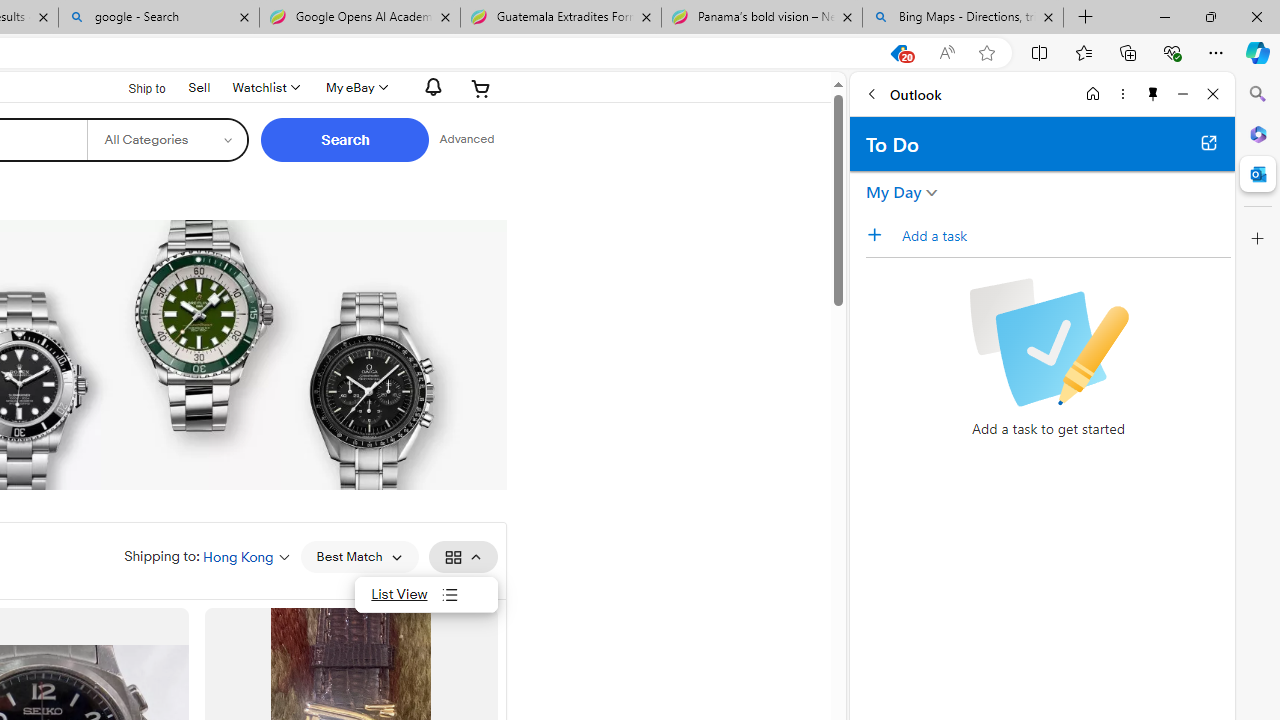 The image size is (1280, 720). Describe the element at coordinates (133, 88) in the screenshot. I see `'Ship to'` at that location.